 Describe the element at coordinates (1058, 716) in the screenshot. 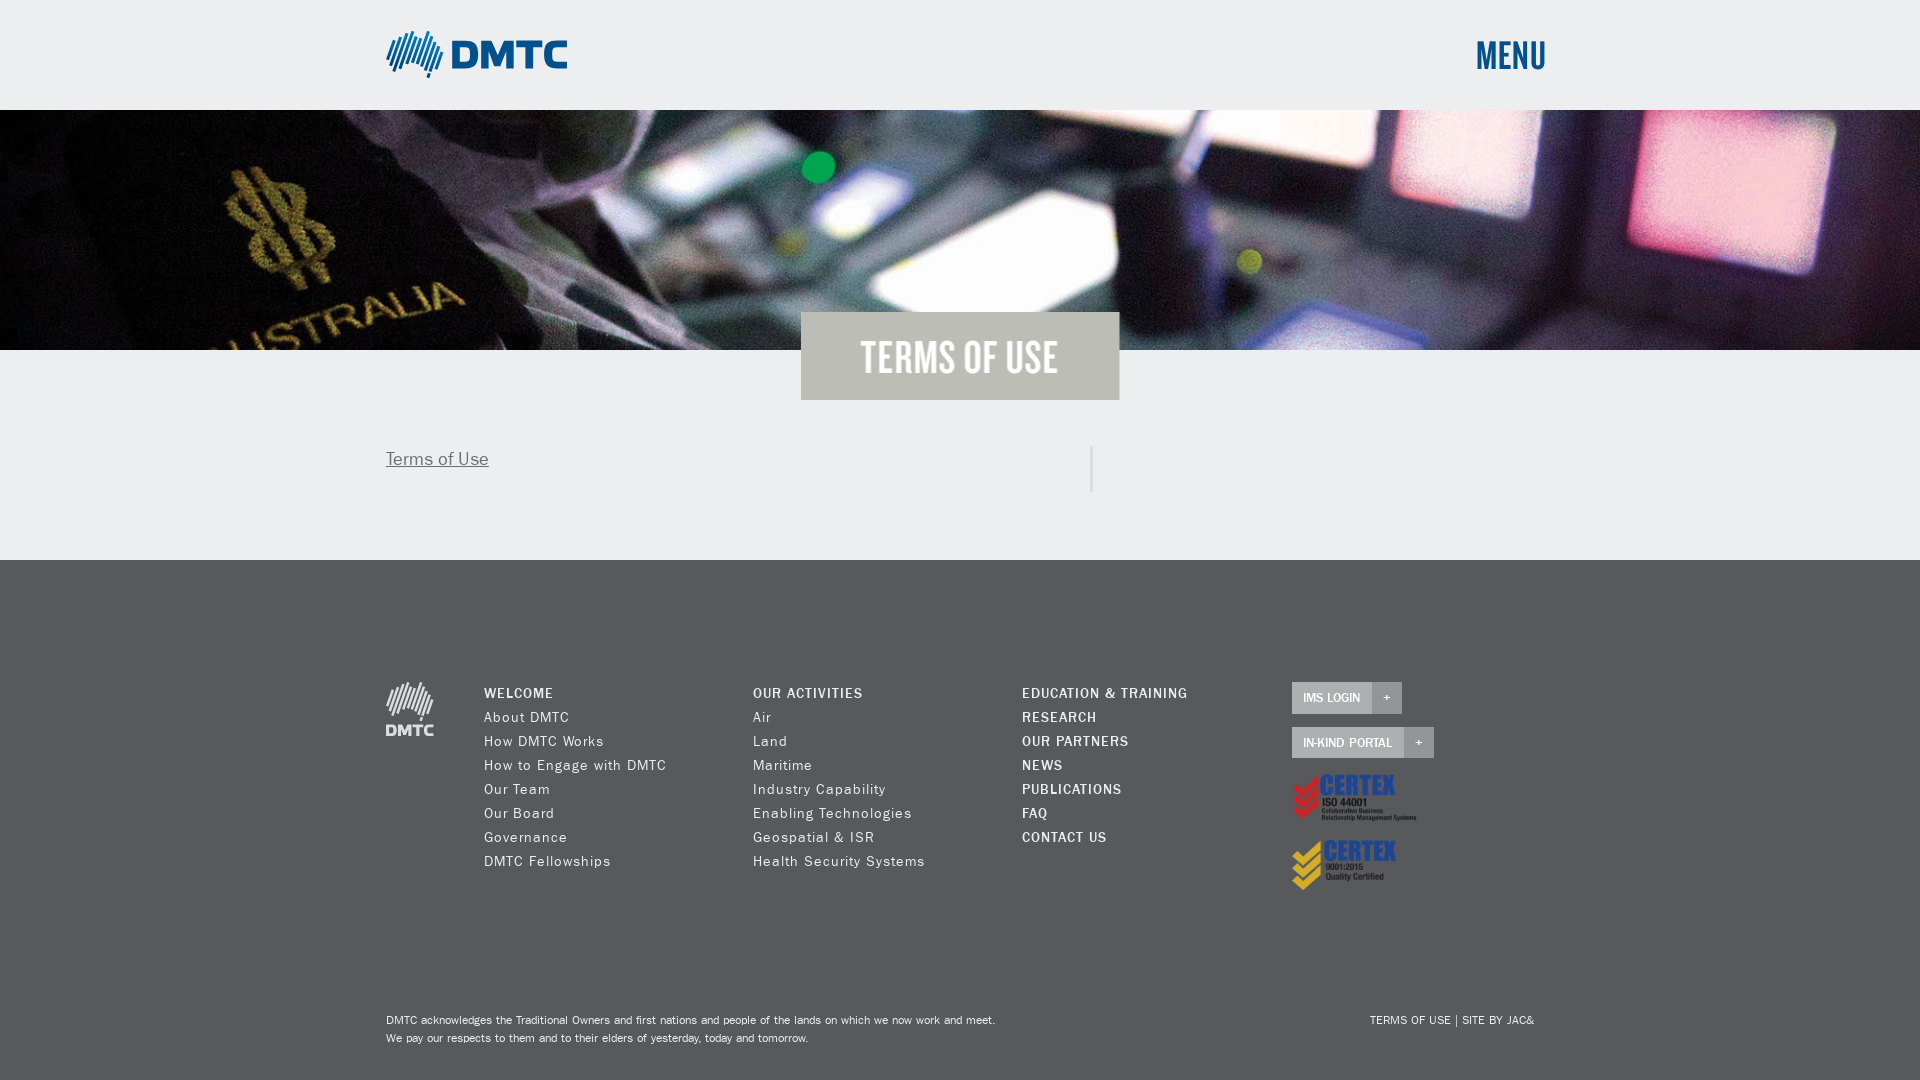

I see `'RESEARCH'` at that location.